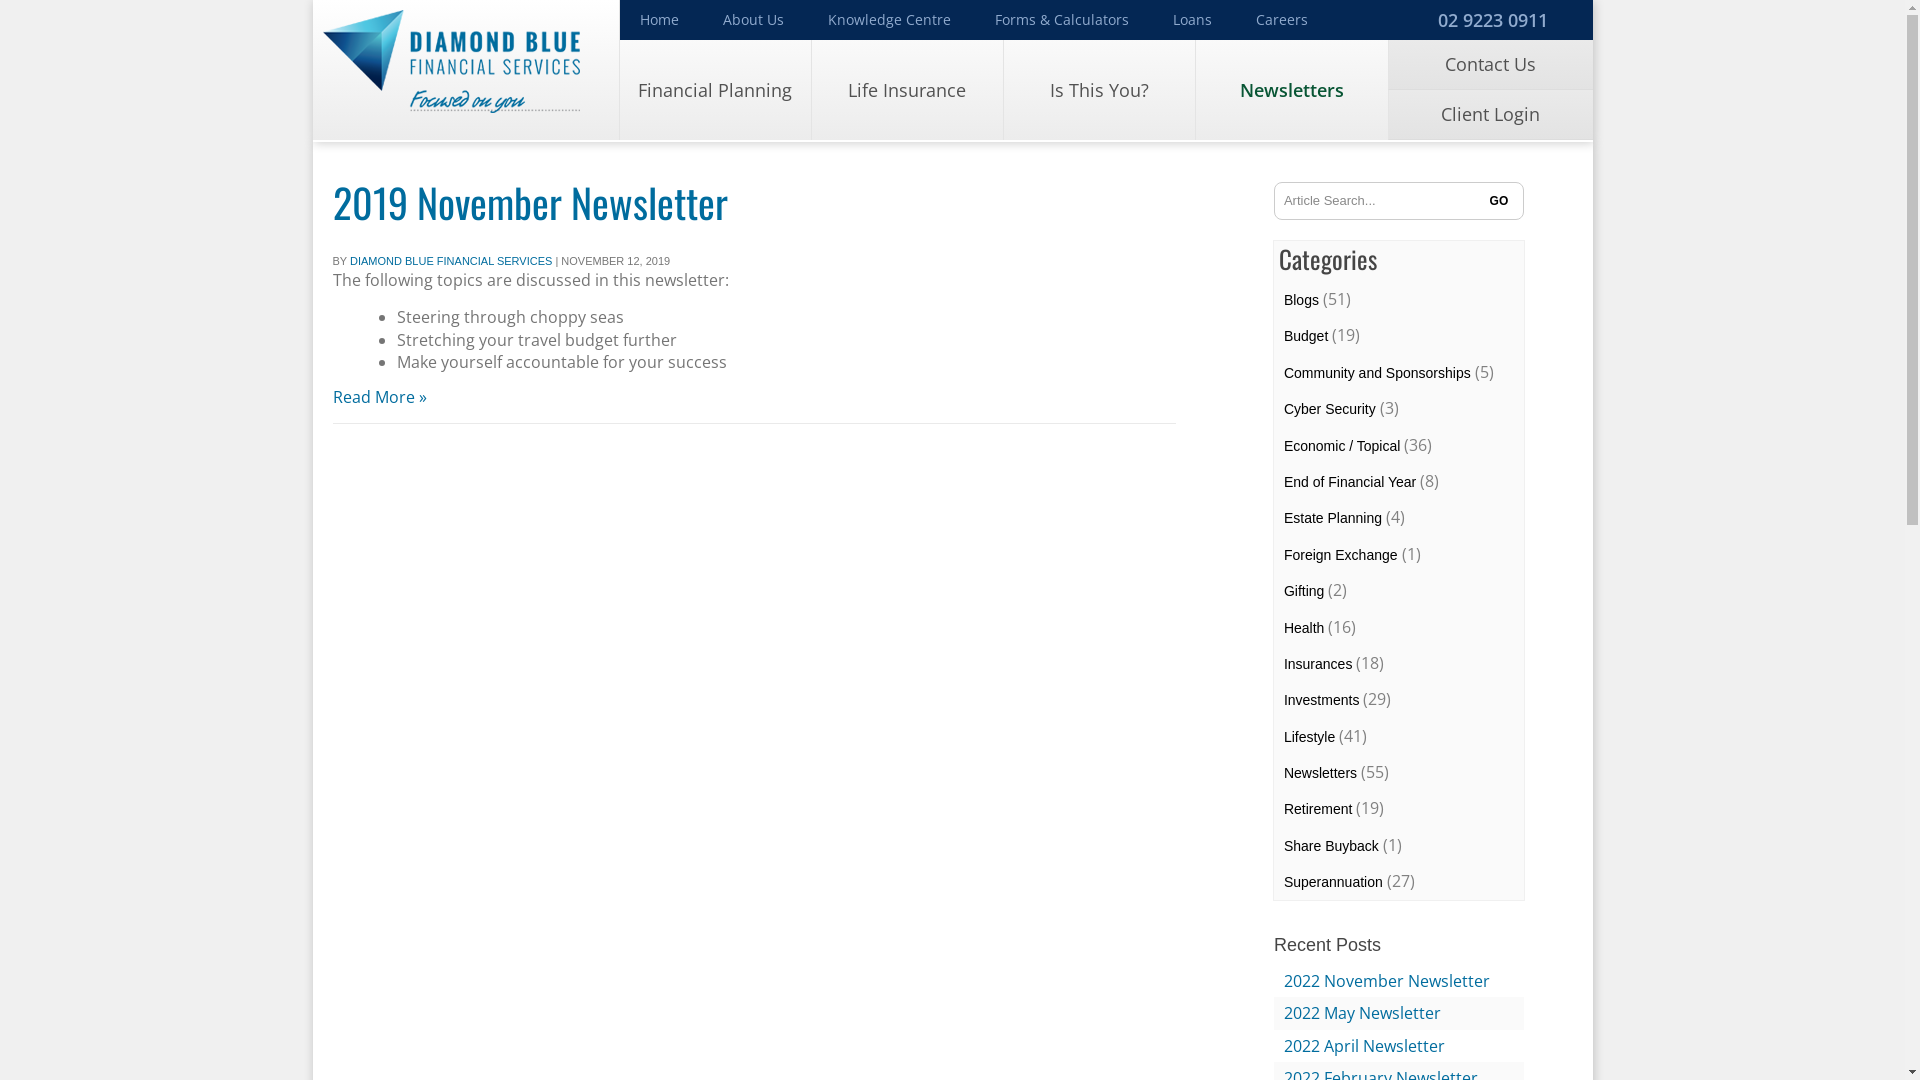  What do you see at coordinates (1304, 589) in the screenshot?
I see `'Gifting'` at bounding box center [1304, 589].